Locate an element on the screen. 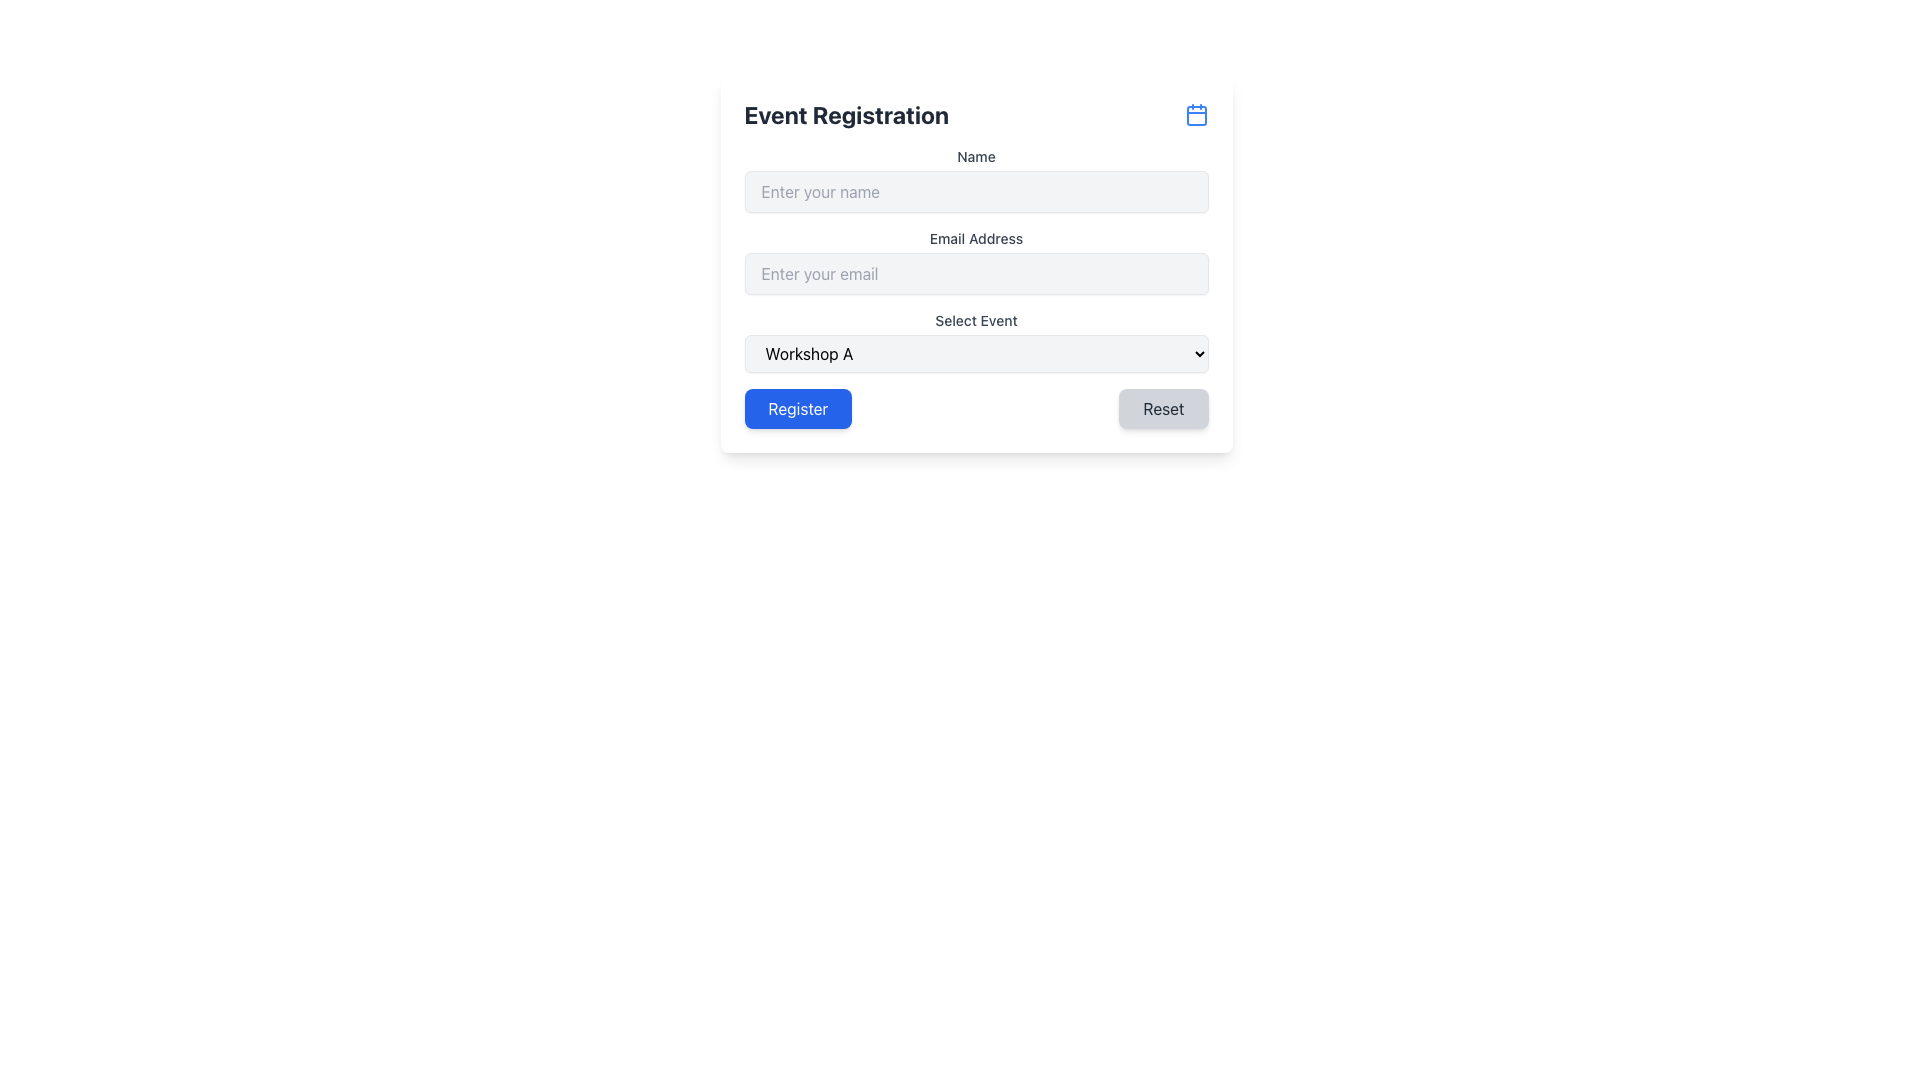  the name input field directly below the 'Event Registration' title to focus it is located at coordinates (976, 180).